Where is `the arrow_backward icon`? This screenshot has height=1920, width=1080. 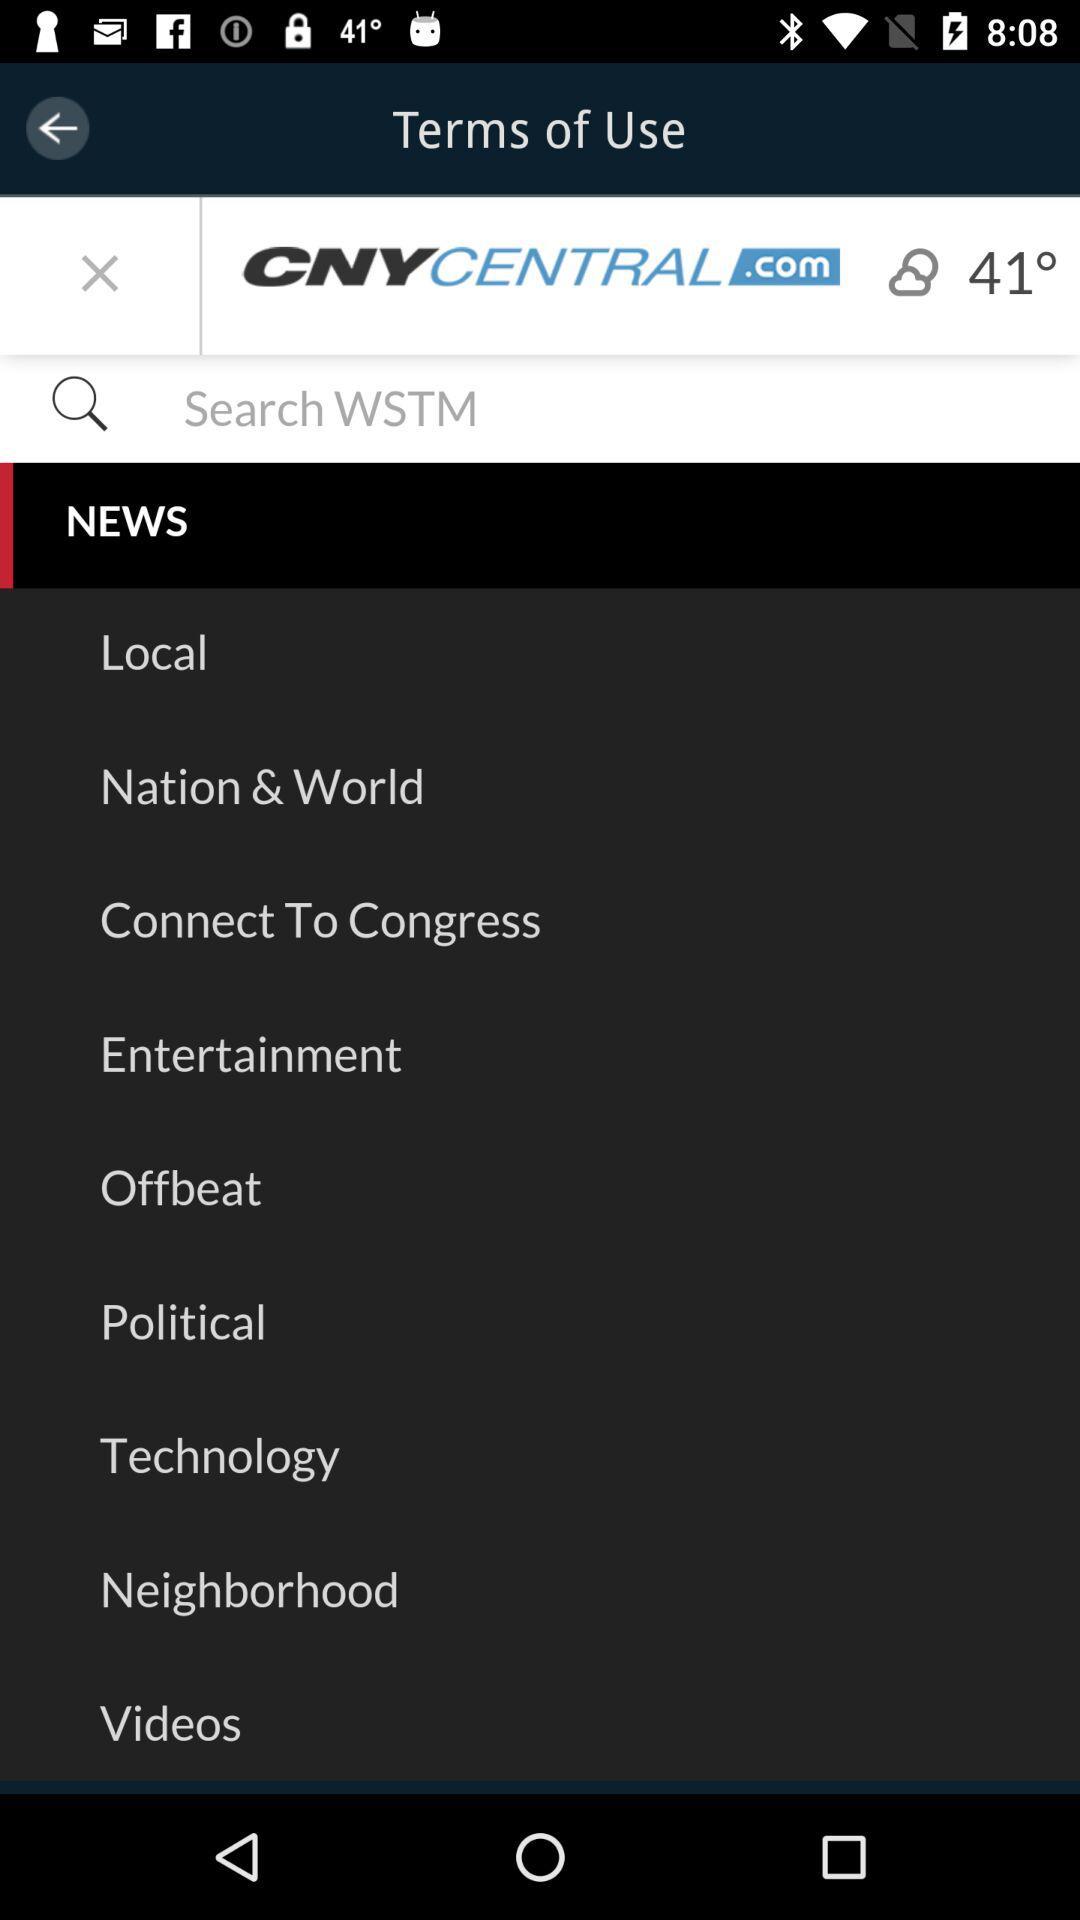 the arrow_backward icon is located at coordinates (56, 127).